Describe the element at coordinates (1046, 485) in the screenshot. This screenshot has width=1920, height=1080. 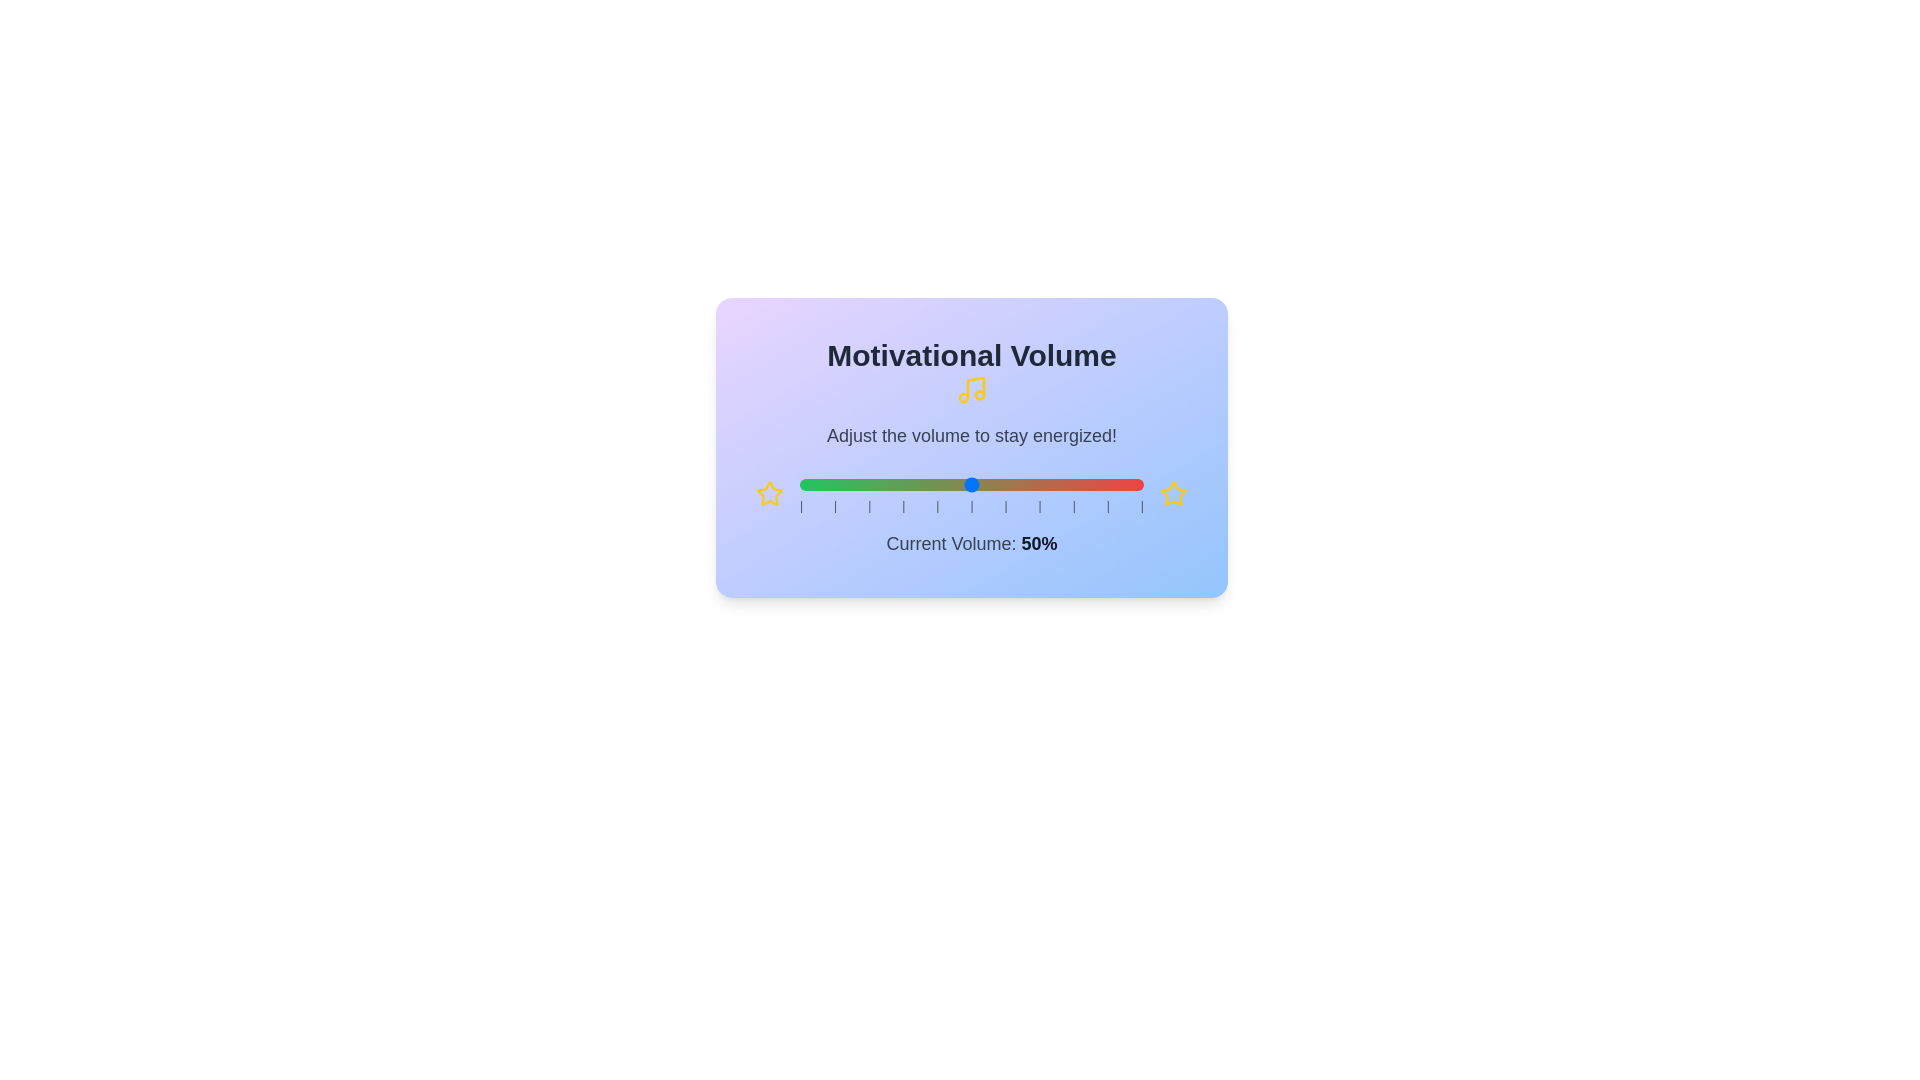
I see `the volume slider to set the volume to 72%` at that location.